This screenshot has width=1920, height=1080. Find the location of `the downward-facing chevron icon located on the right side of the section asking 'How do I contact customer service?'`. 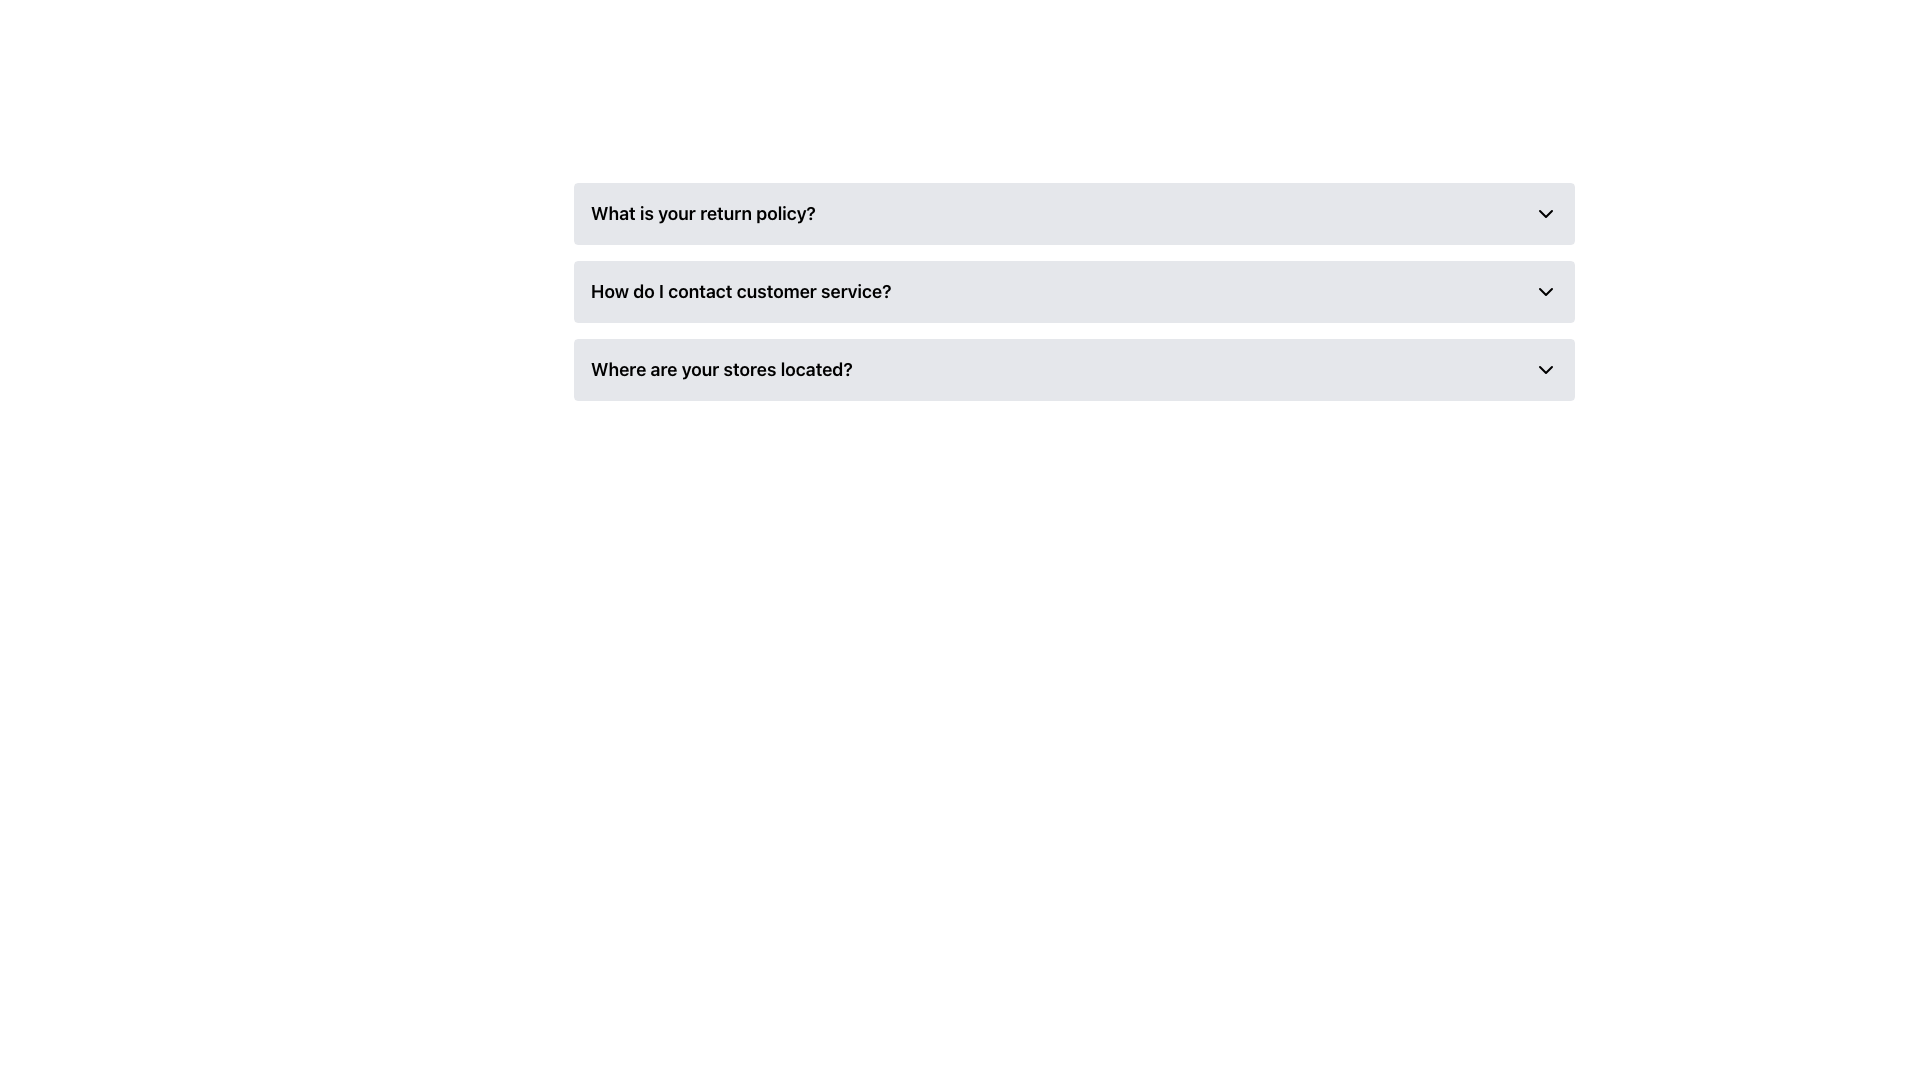

the downward-facing chevron icon located on the right side of the section asking 'How do I contact customer service?' is located at coordinates (1544, 292).